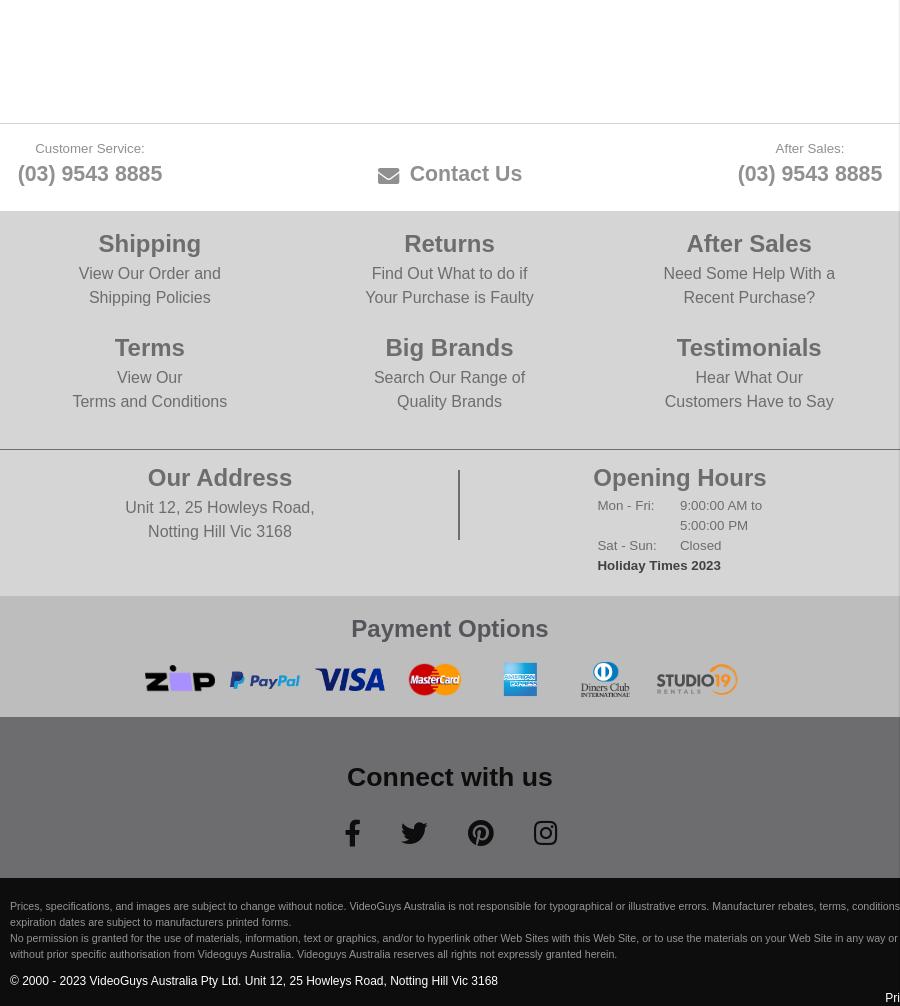 The image size is (900, 1006). I want to click on 'Holiday Times 2023', so click(658, 564).